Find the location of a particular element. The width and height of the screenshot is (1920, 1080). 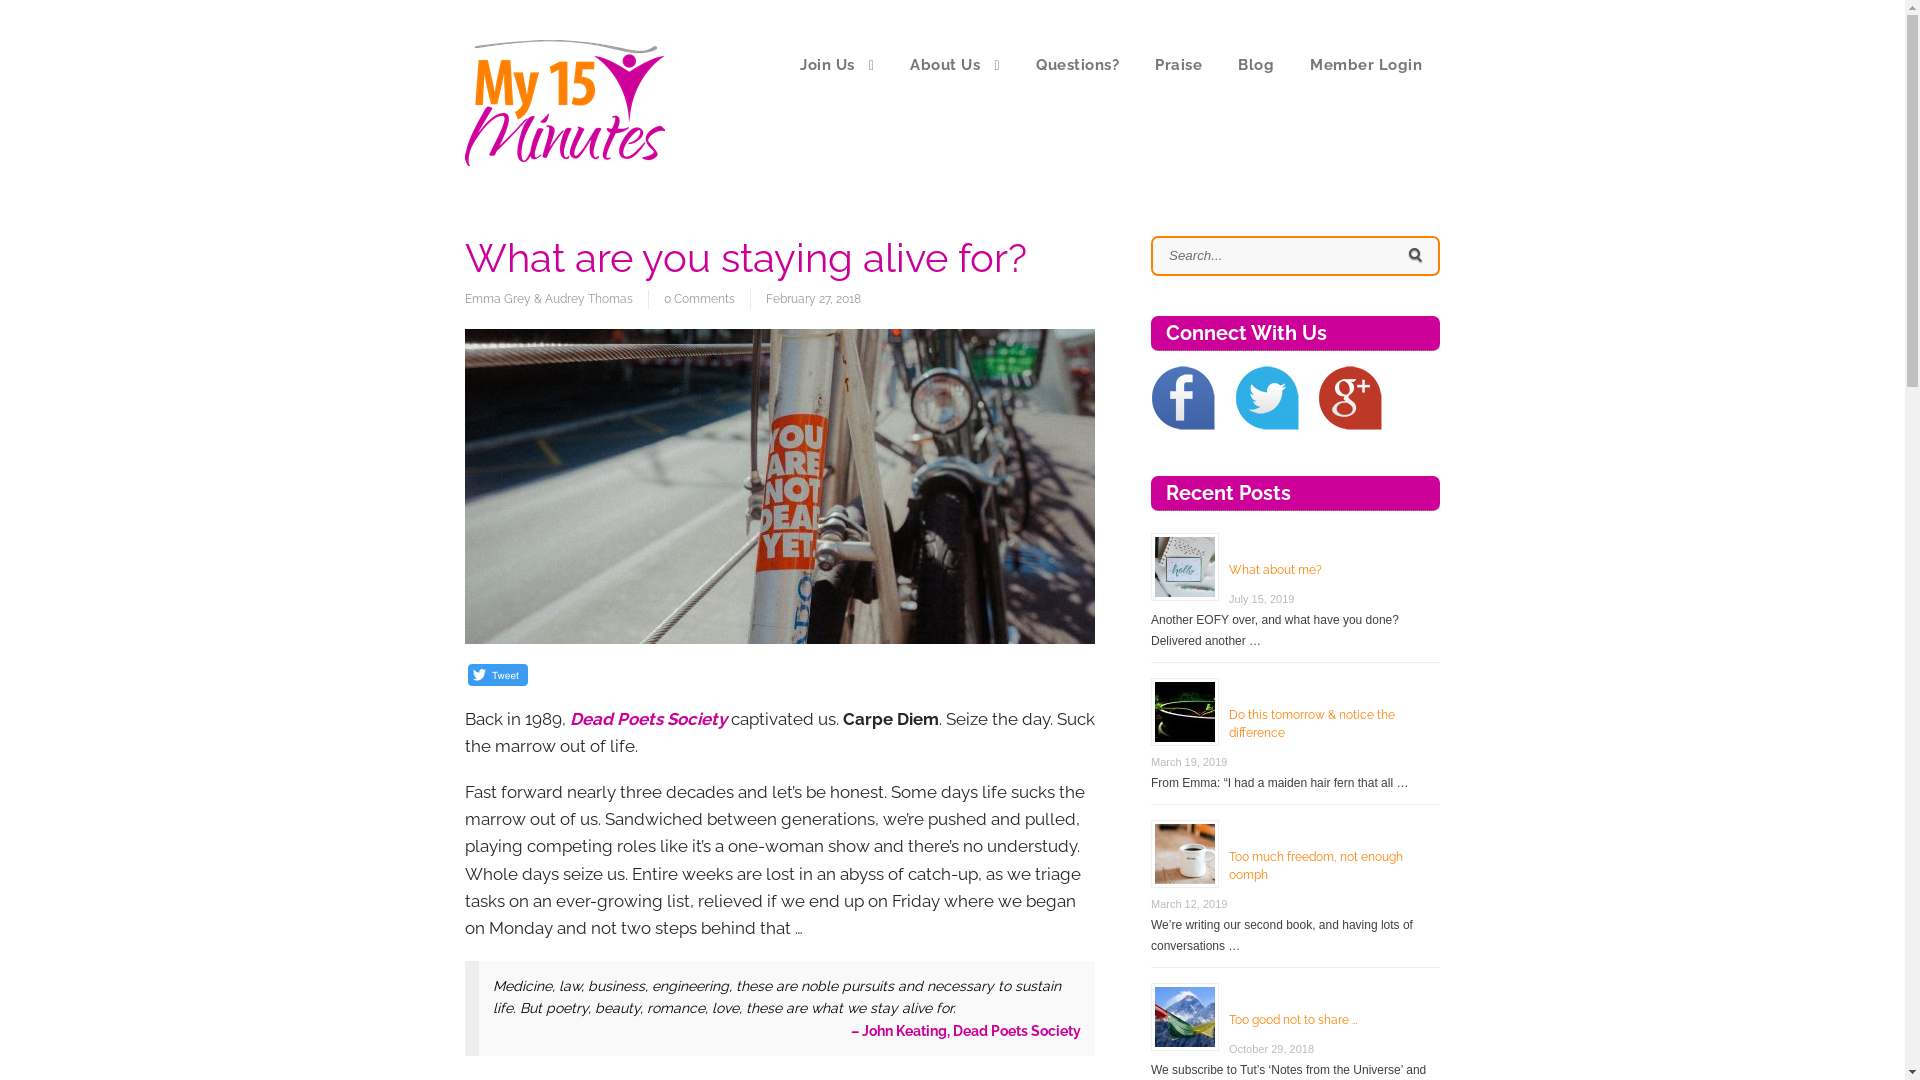

'0 Comments' is located at coordinates (699, 299).